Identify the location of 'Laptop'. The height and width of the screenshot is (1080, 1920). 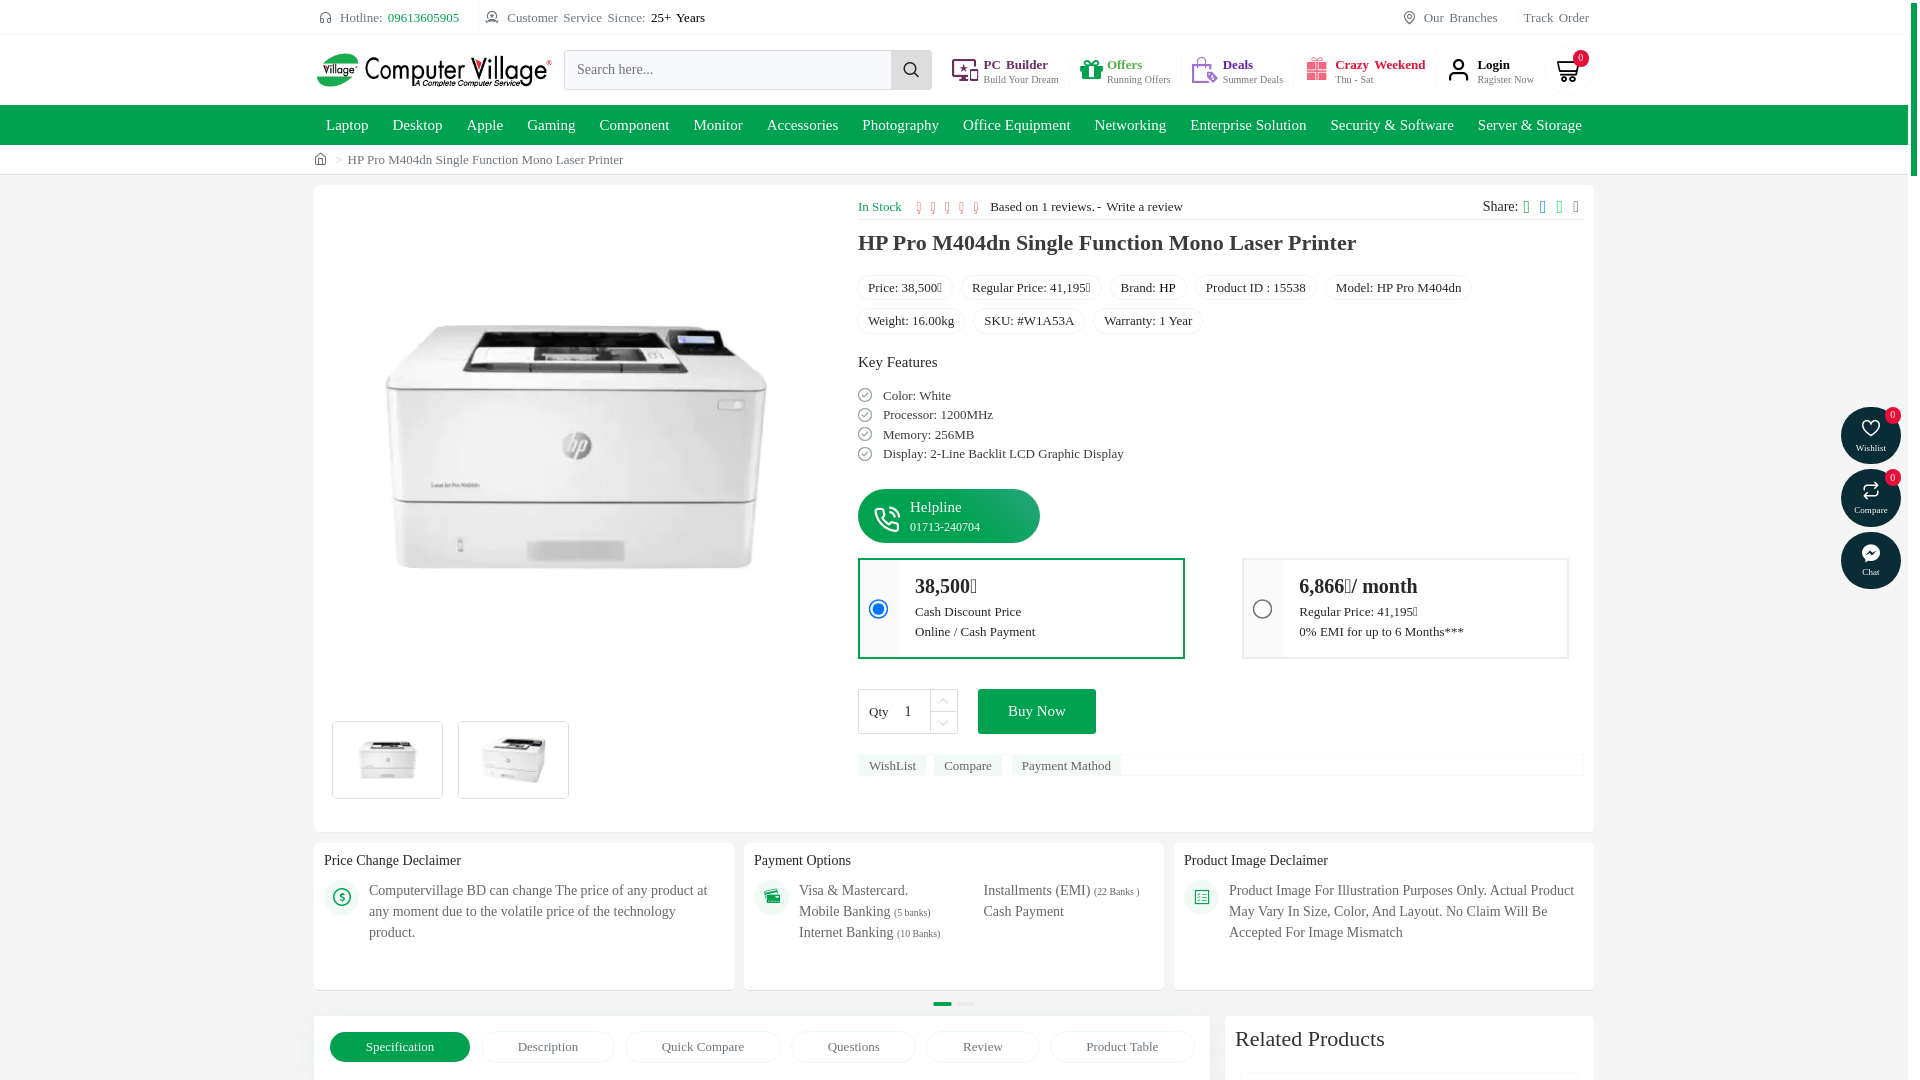
(347, 124).